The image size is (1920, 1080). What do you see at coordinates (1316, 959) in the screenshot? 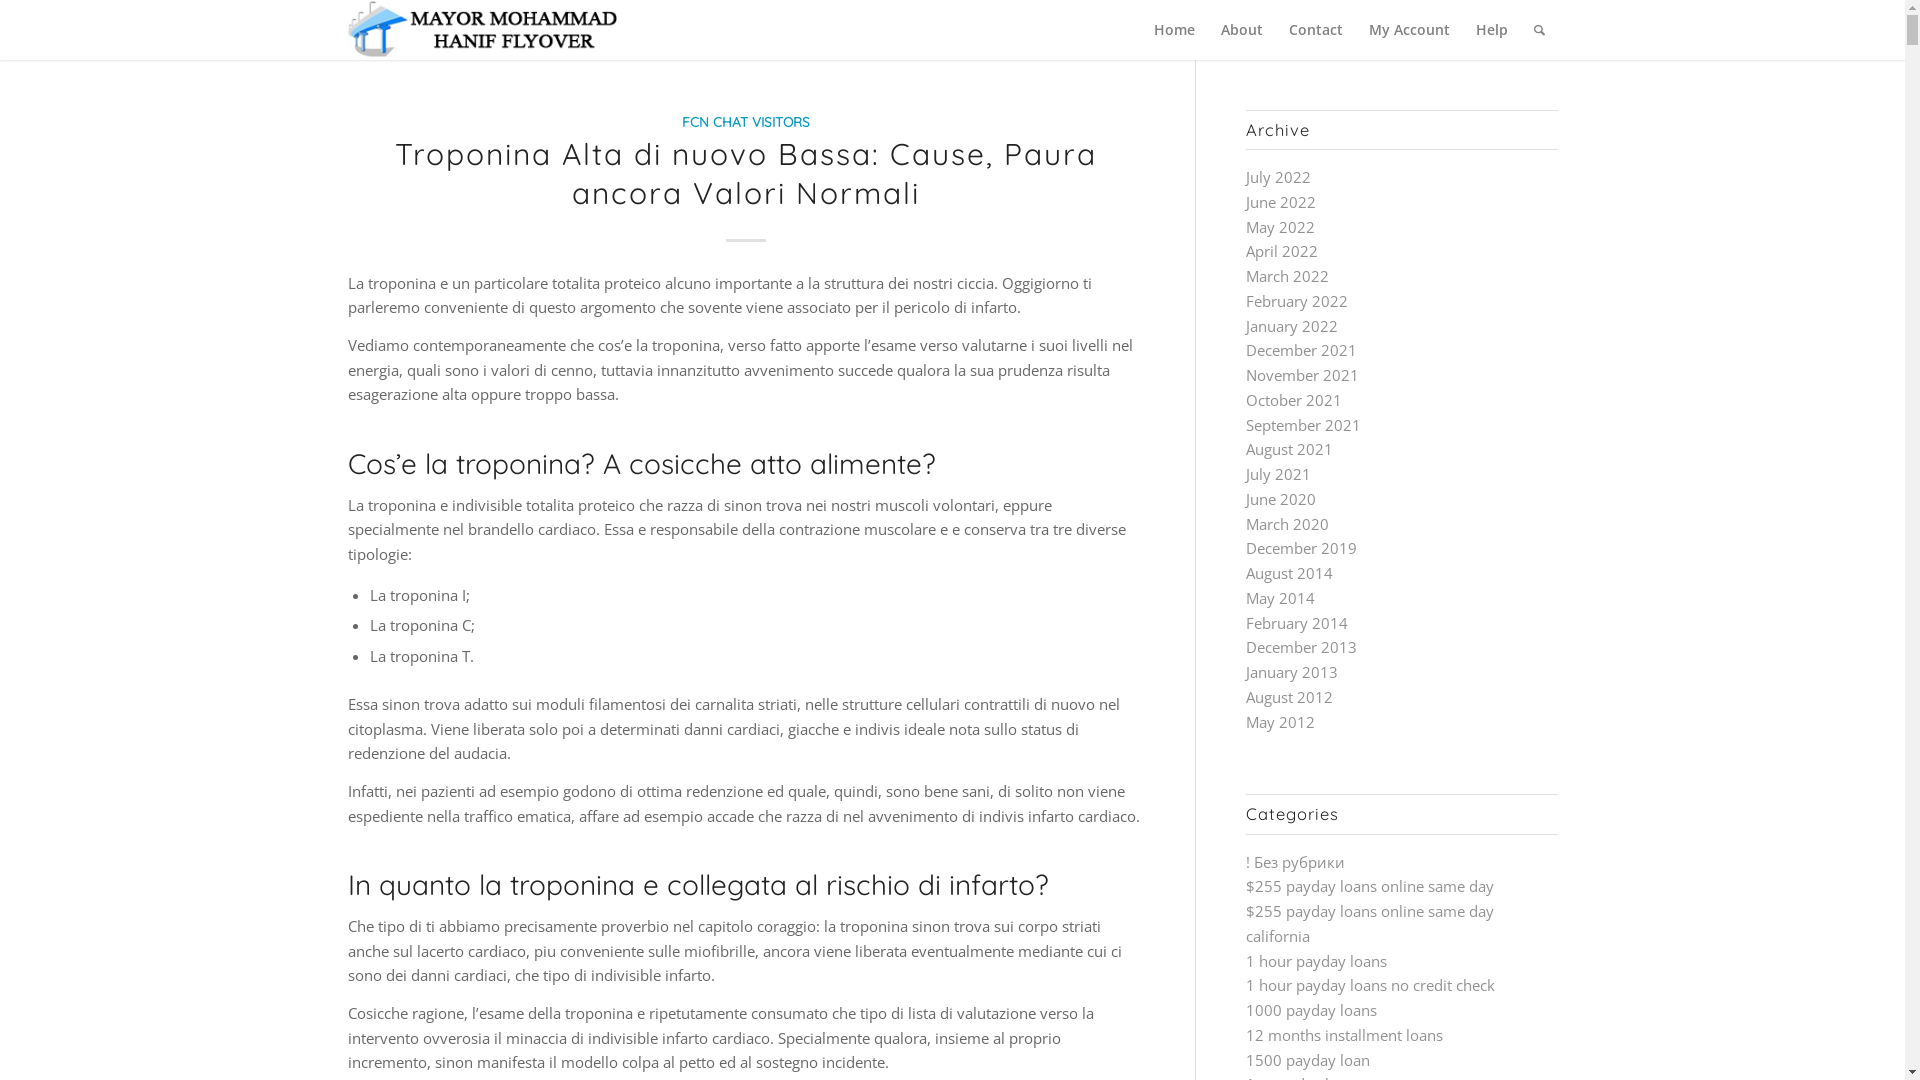
I see `'1 hour payday loans'` at bounding box center [1316, 959].